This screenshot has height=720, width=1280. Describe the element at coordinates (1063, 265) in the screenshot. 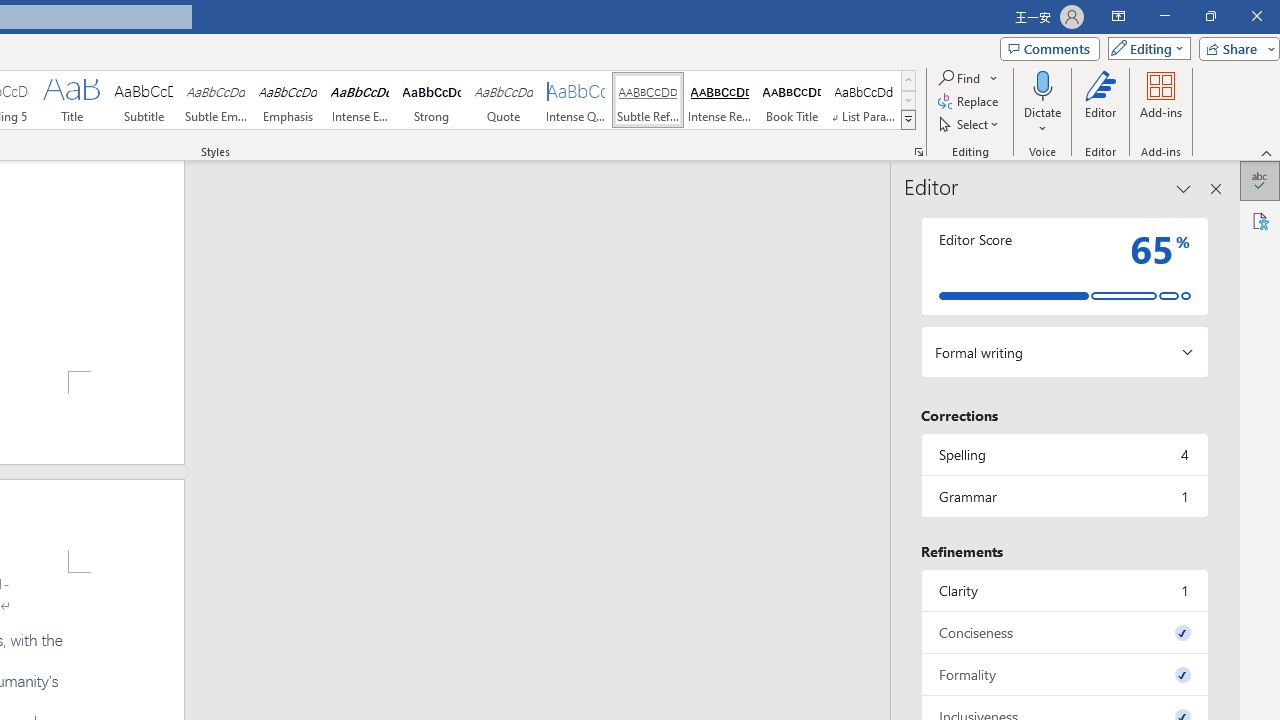

I see `'Editor Score 65%'` at that location.